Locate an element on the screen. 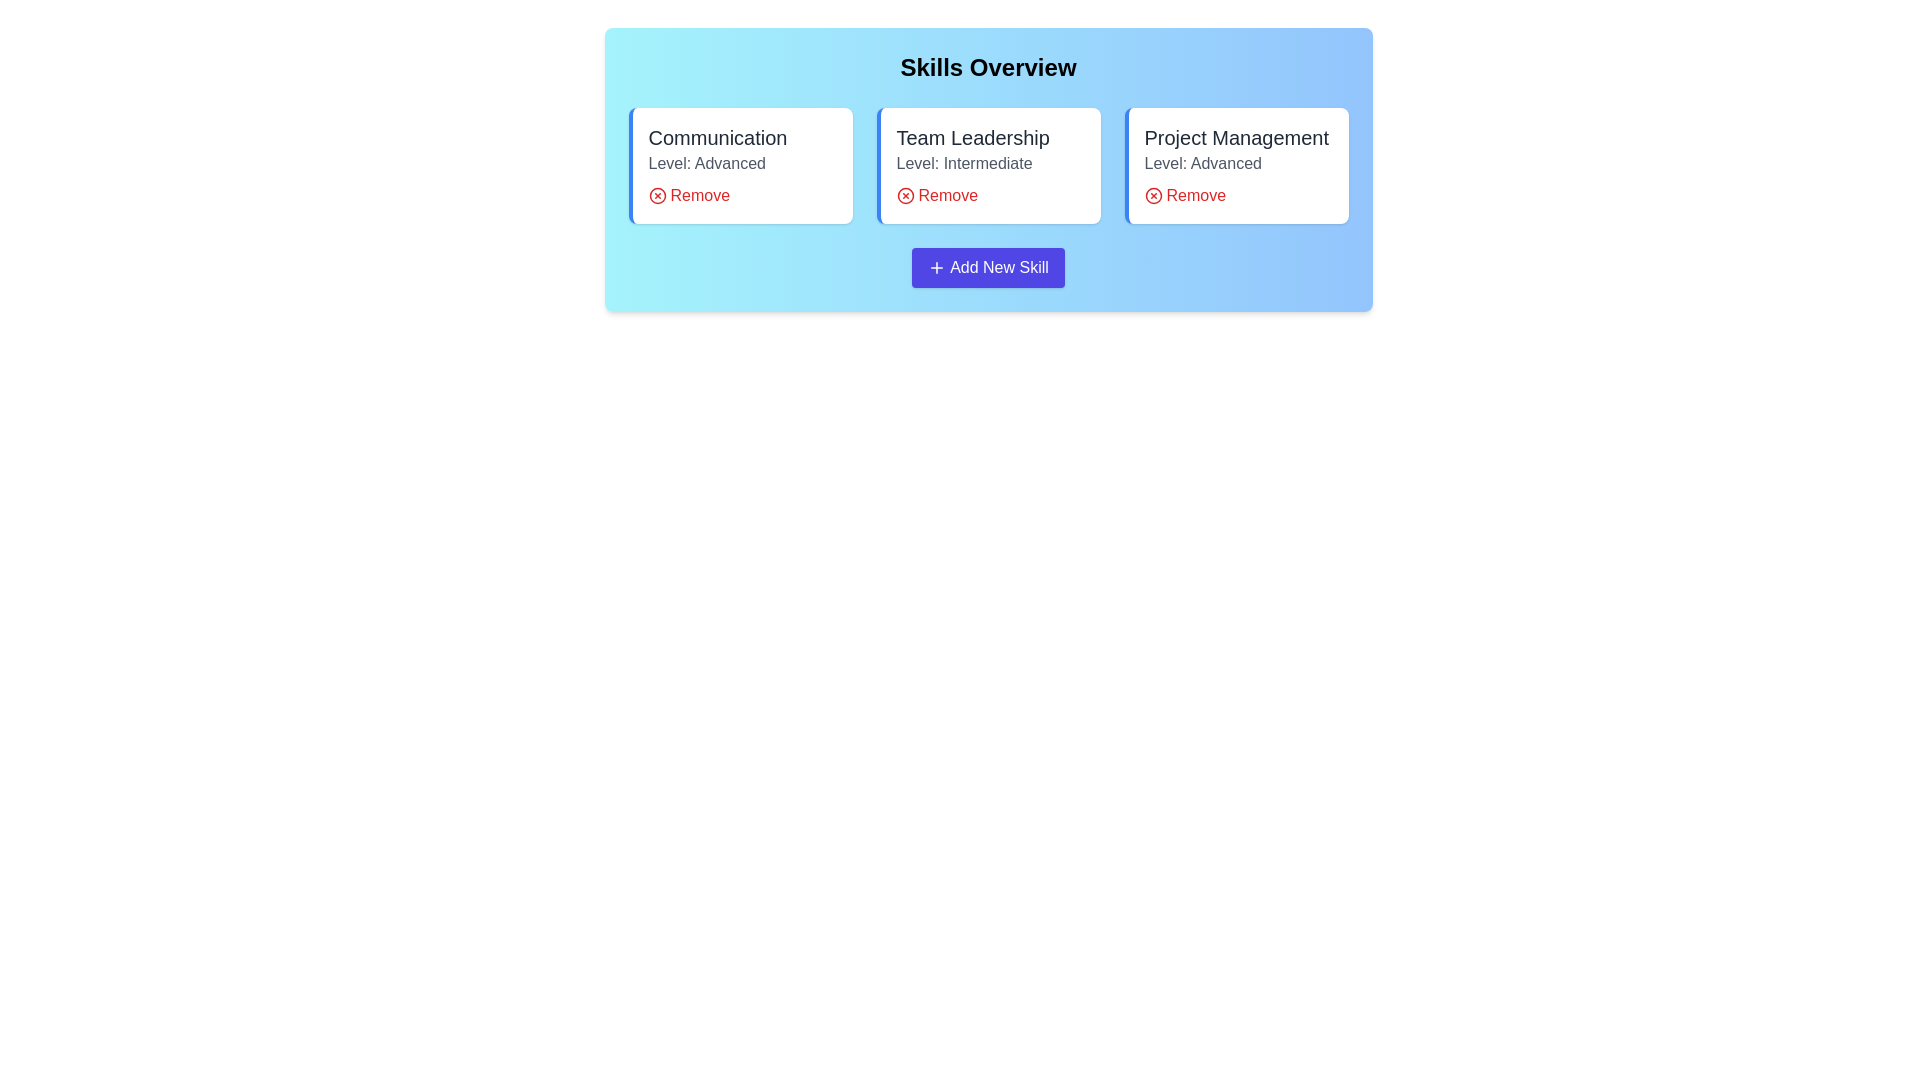  'Remove' button for the skill Team Leadership is located at coordinates (936, 196).